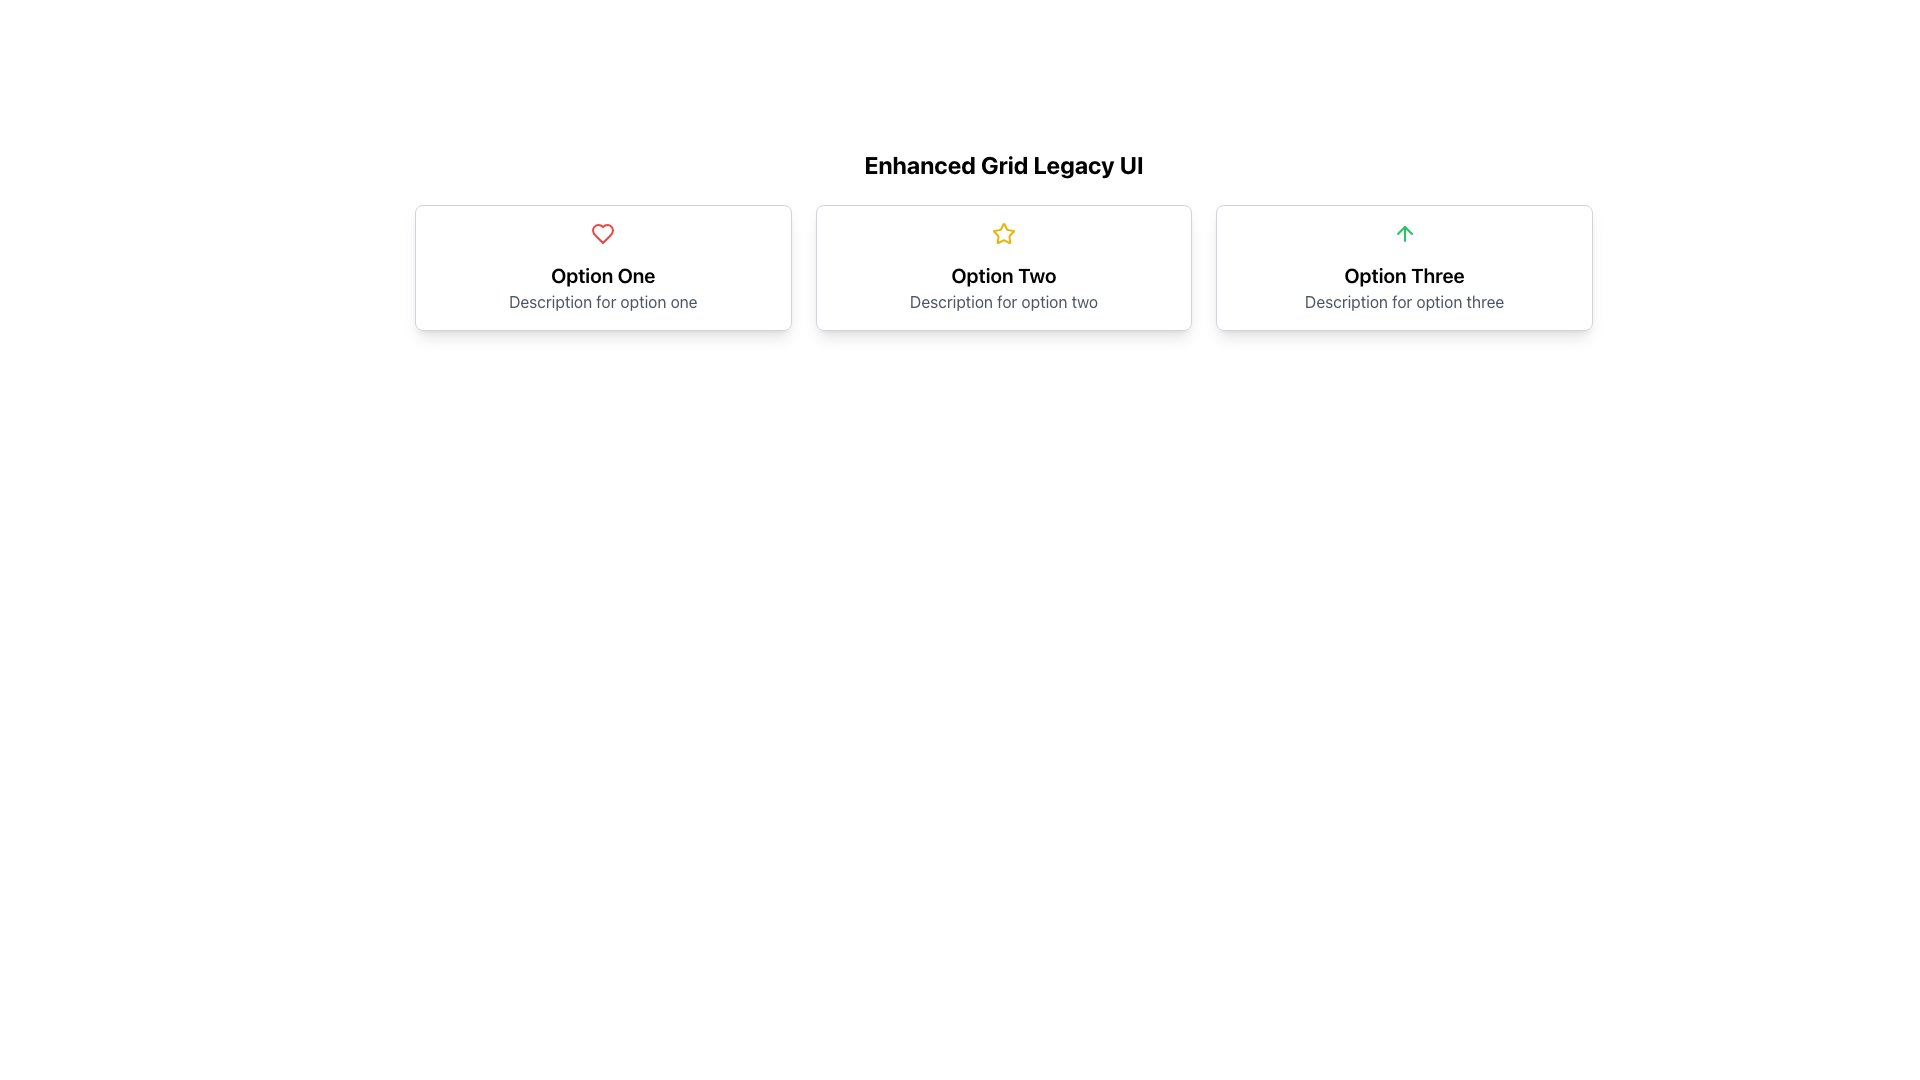  Describe the element at coordinates (602, 276) in the screenshot. I see `the text label displaying 'Option One', which is styled with a bold and slightly enlarged font and is positioned centrally within the first card of a group of three cards` at that location.